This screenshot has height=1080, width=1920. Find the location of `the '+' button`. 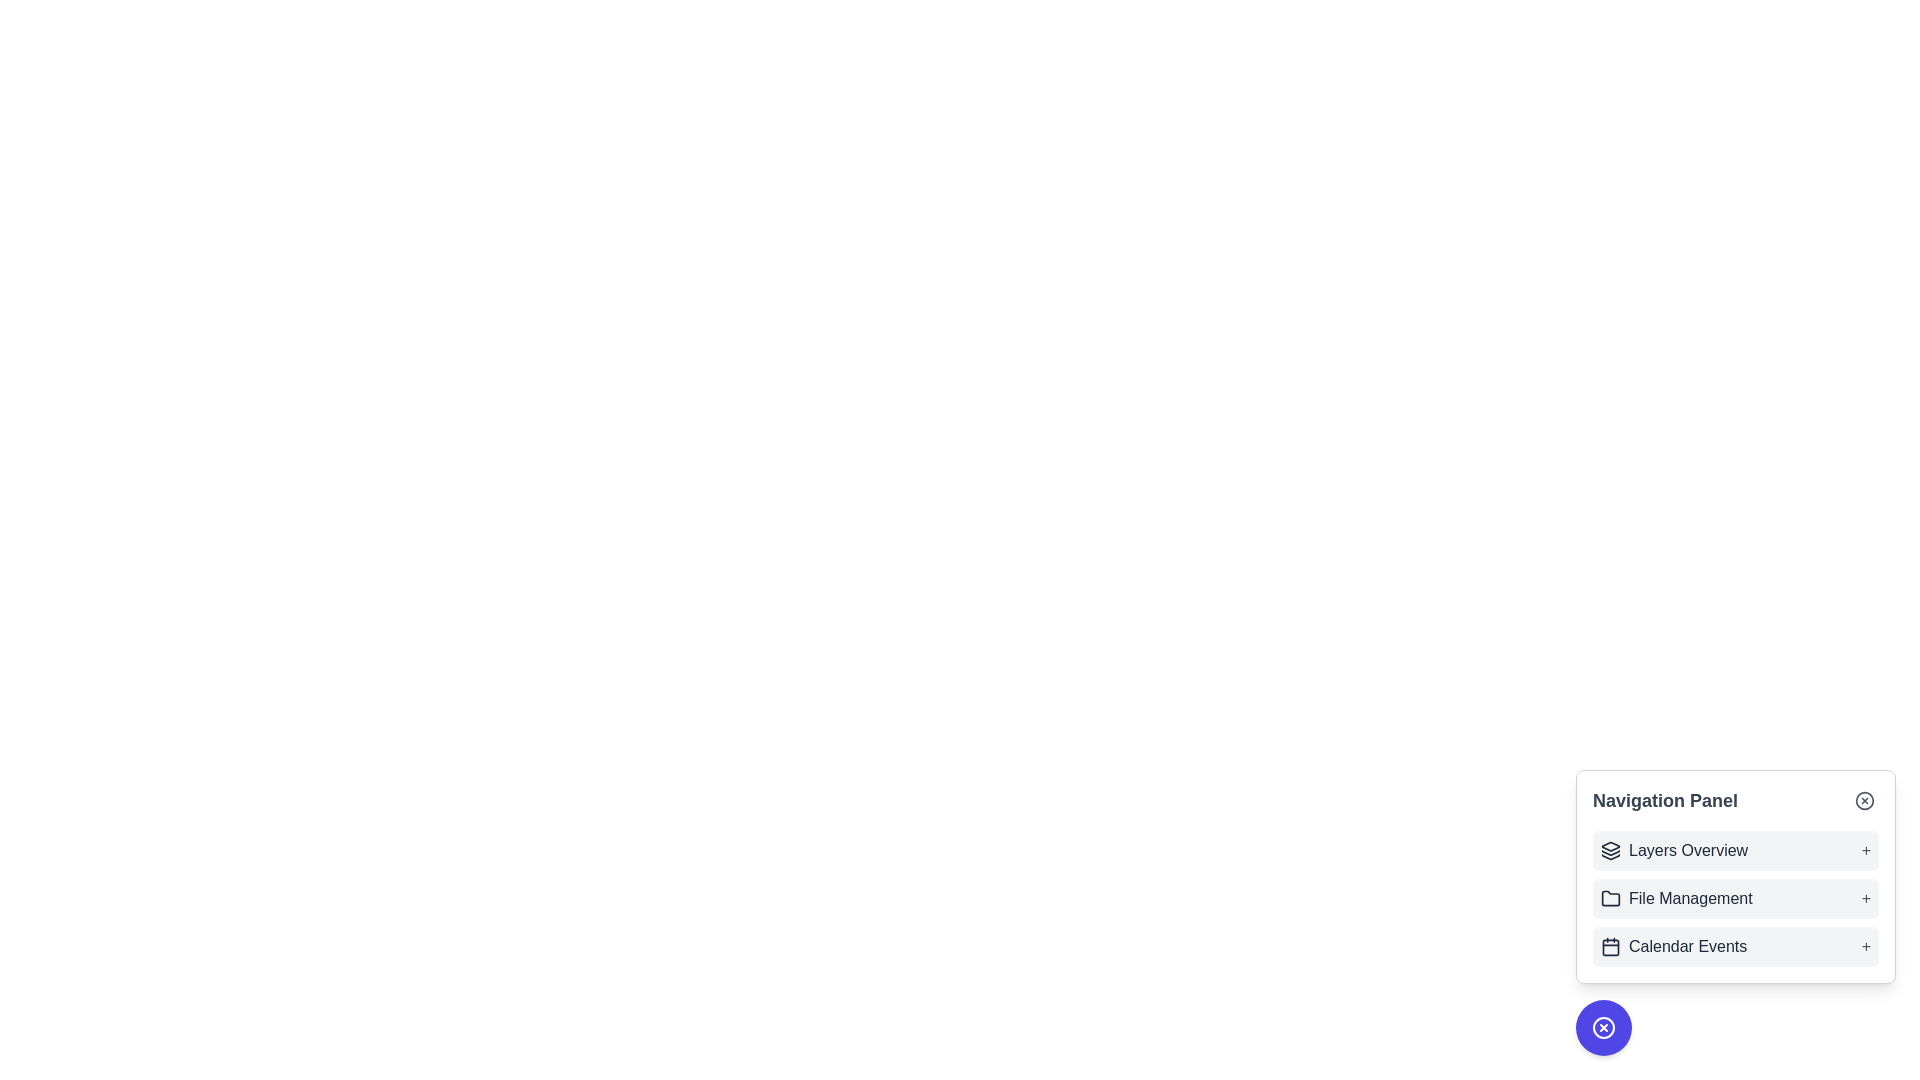

the '+' button is located at coordinates (1735, 946).